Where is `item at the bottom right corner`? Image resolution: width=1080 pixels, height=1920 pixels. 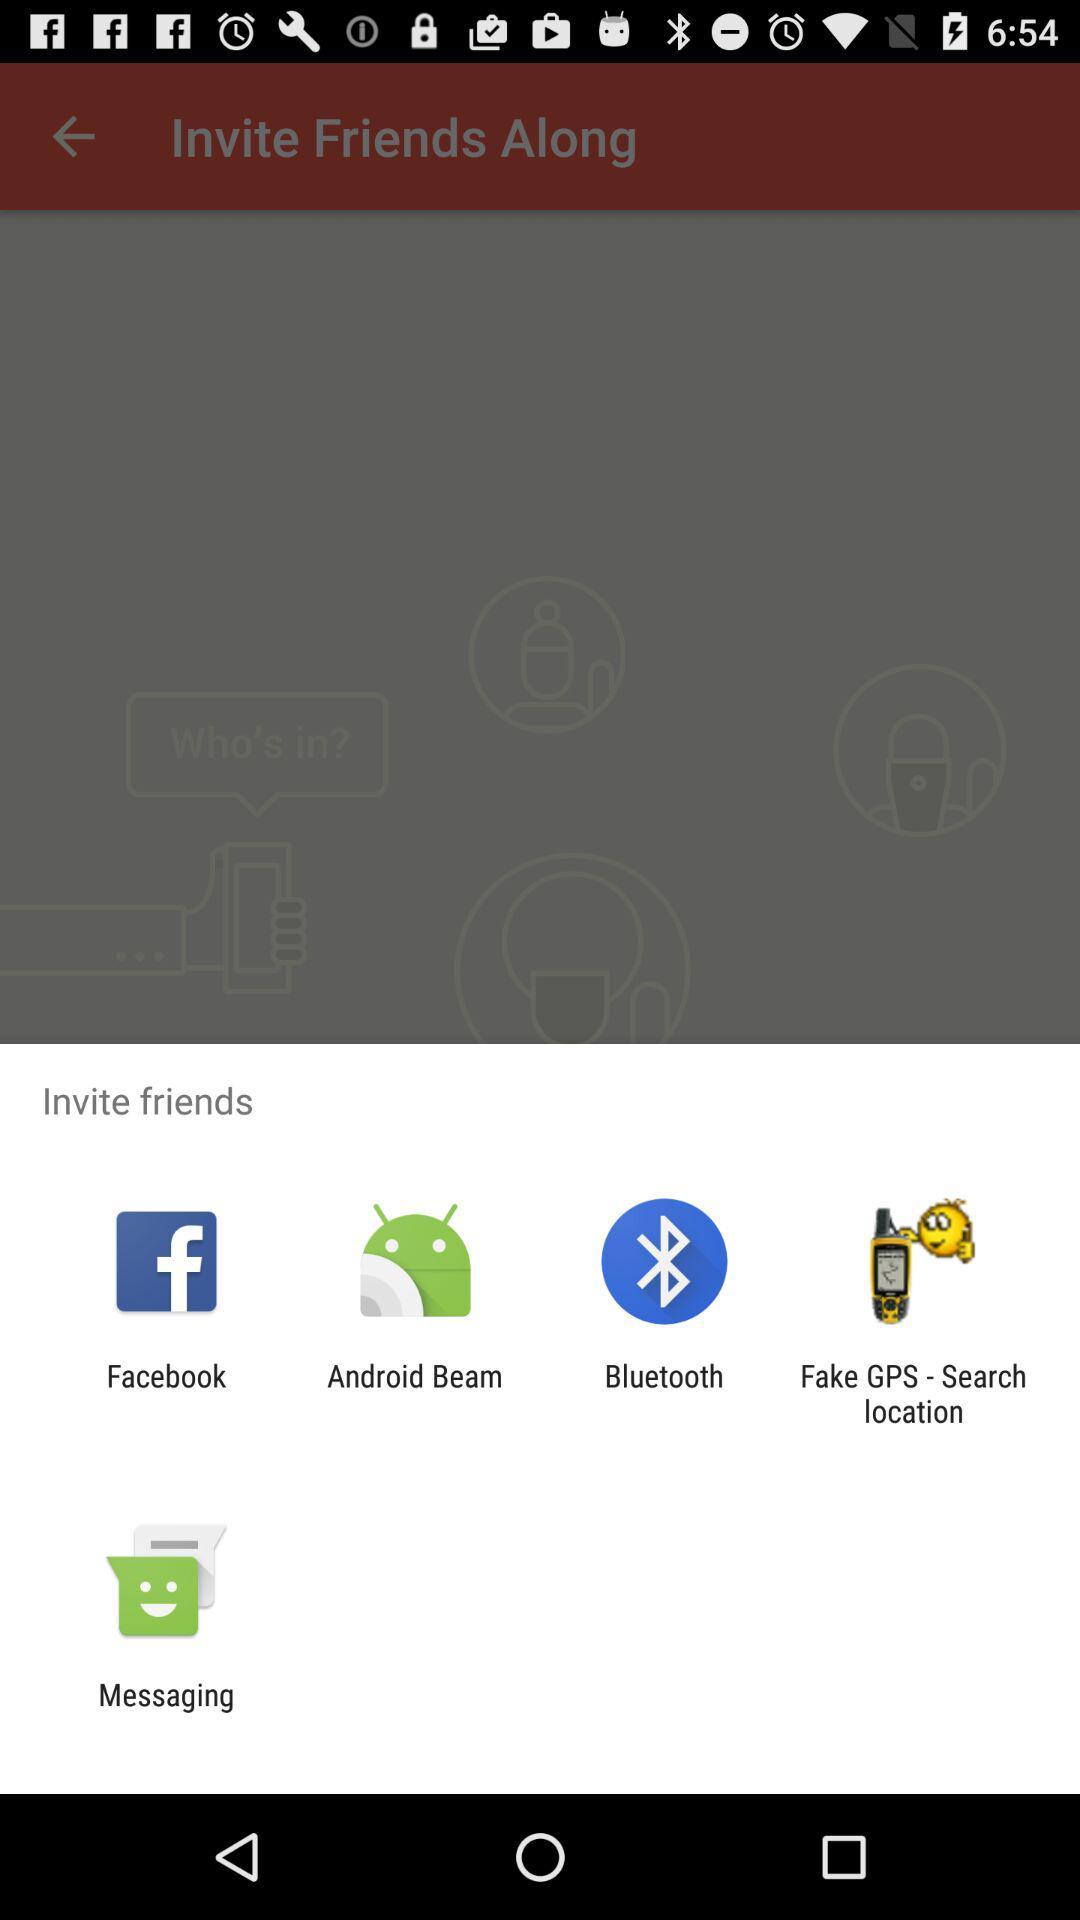 item at the bottom right corner is located at coordinates (913, 1392).